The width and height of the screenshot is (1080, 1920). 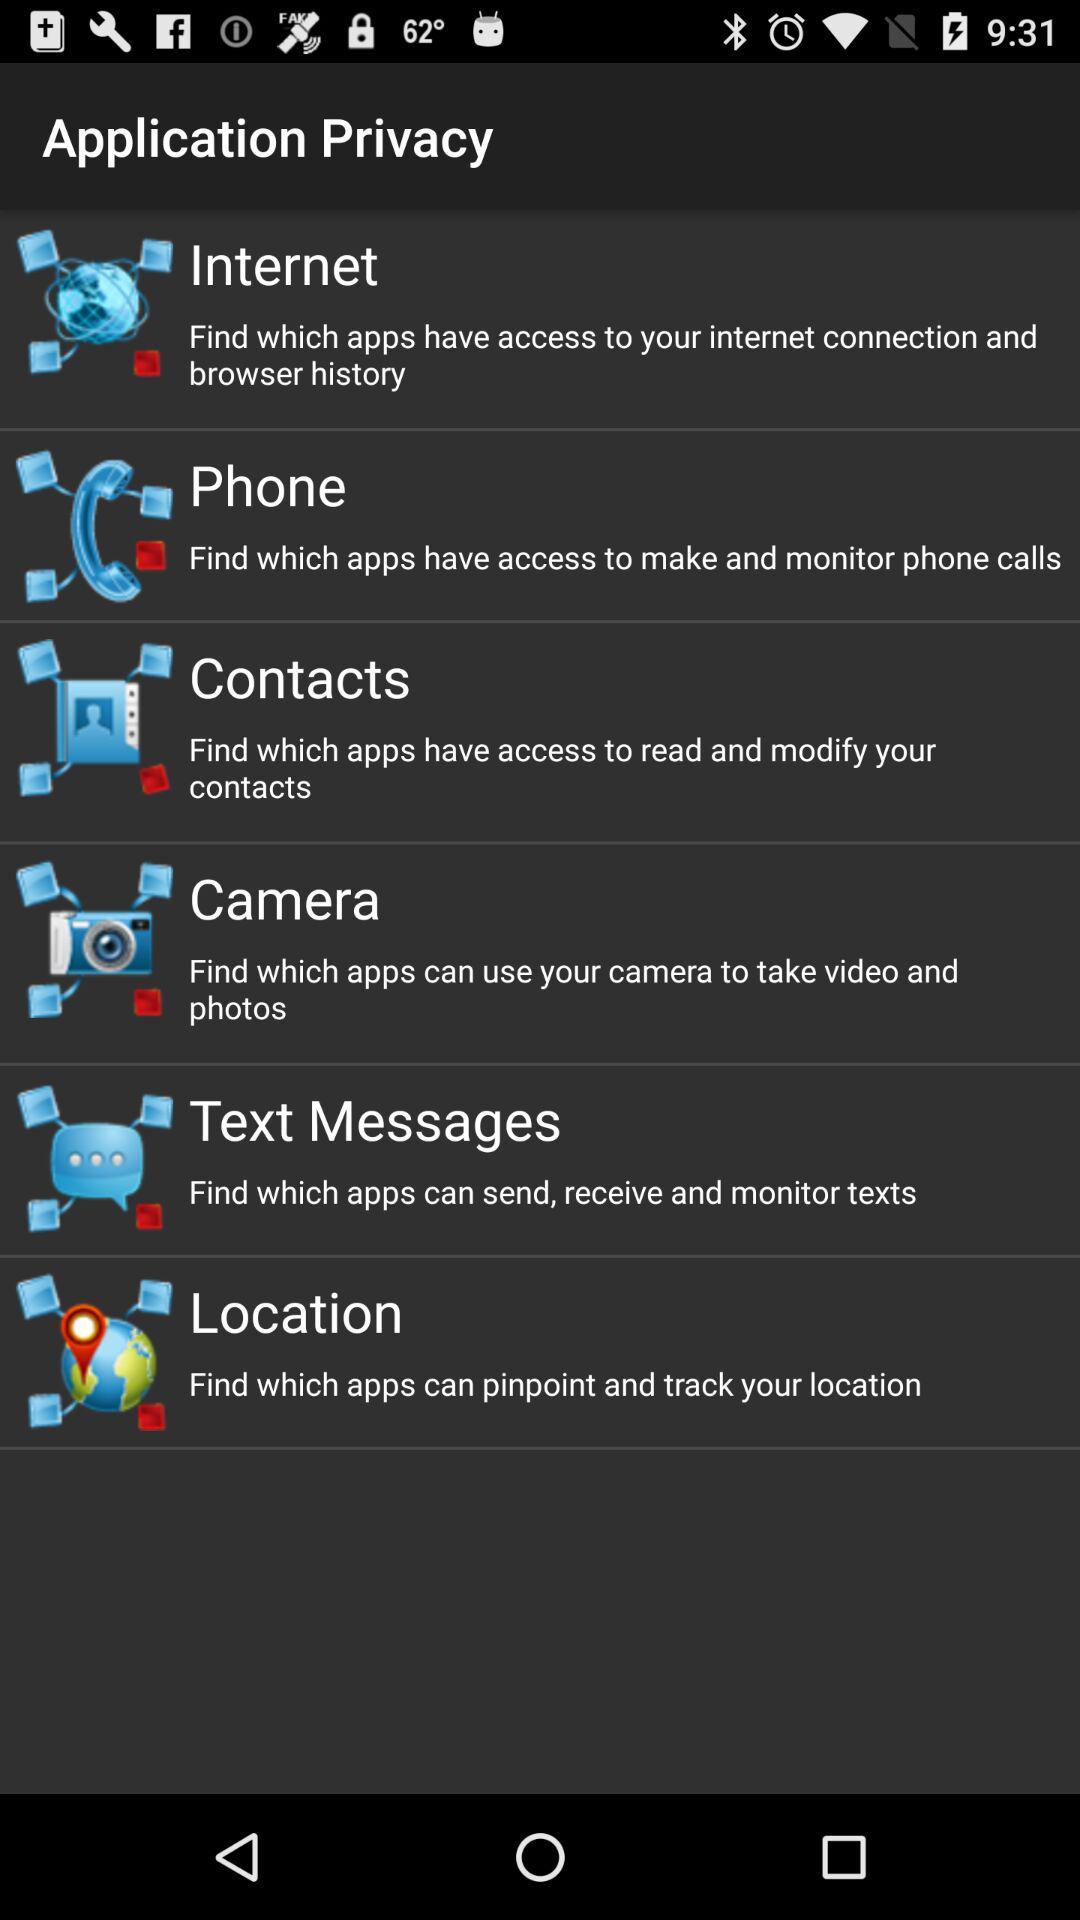 I want to click on the item below find which apps, so click(x=625, y=1117).